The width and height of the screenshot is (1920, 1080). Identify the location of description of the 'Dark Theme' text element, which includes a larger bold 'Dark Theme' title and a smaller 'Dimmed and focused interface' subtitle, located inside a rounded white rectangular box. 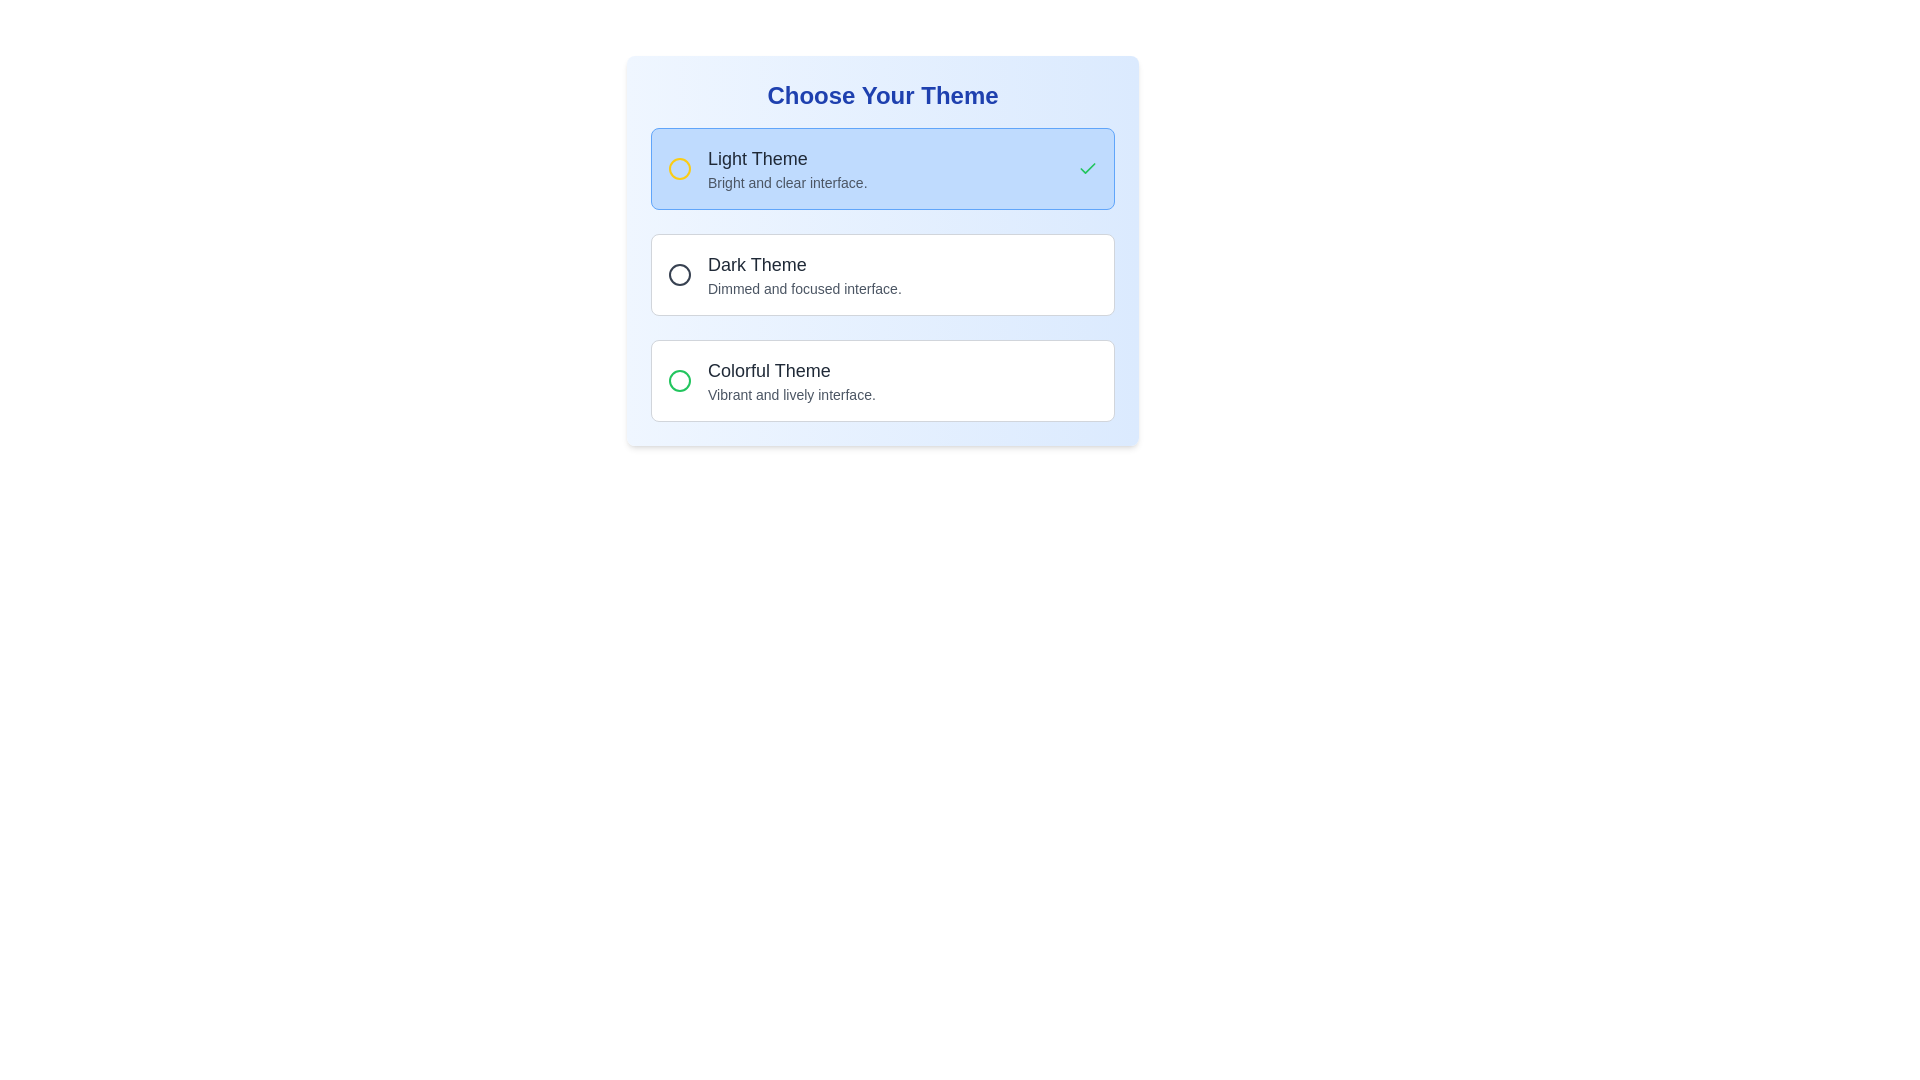
(804, 274).